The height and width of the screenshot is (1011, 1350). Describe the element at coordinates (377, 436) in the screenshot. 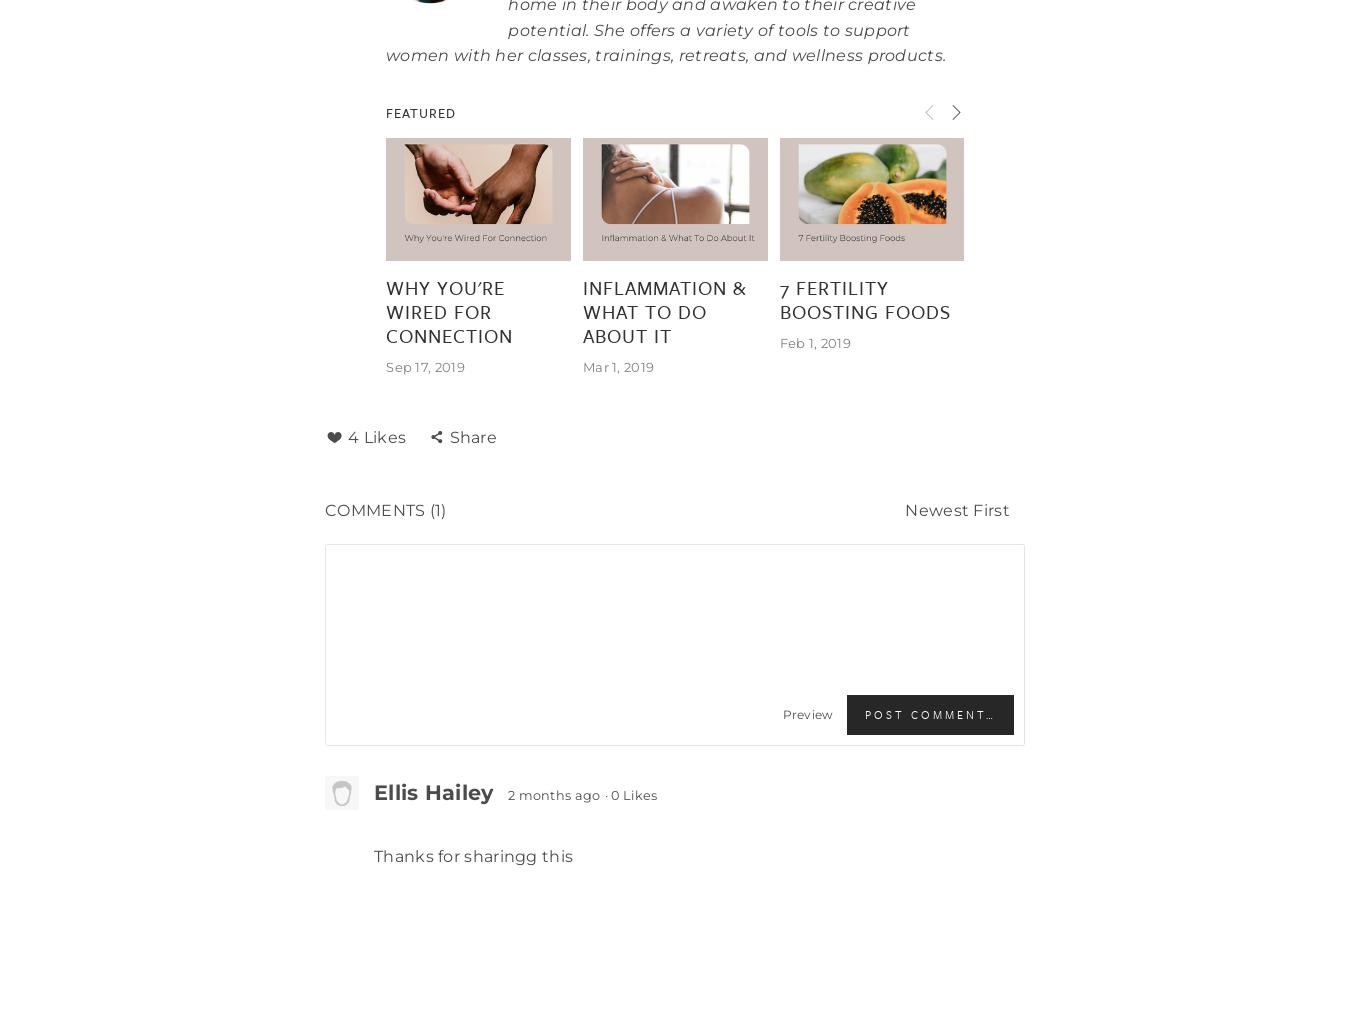

I see `'4 Likes'` at that location.